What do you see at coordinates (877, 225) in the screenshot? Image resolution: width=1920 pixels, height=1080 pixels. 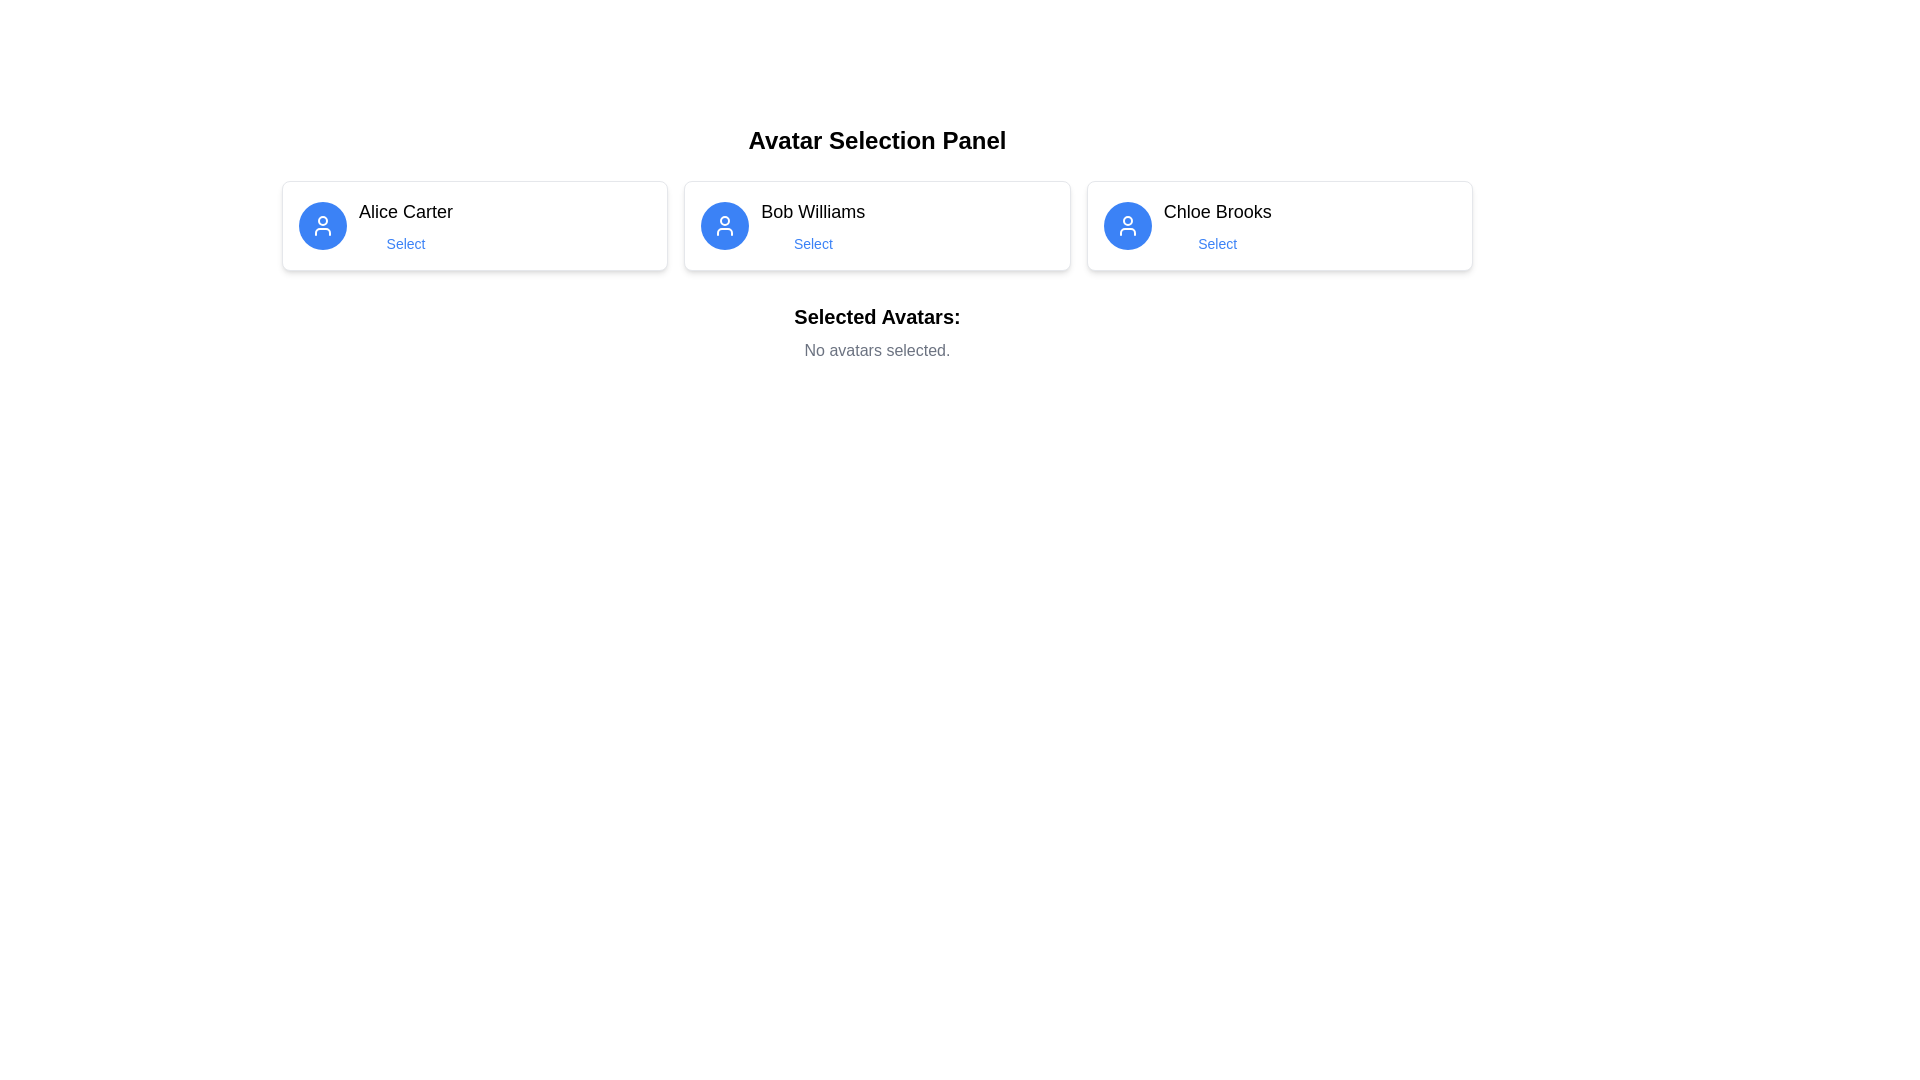 I see `the card containing the avatar of 'Bob Williams', which is the second card in a horizontal list, to potentially reveal additional options` at bounding box center [877, 225].